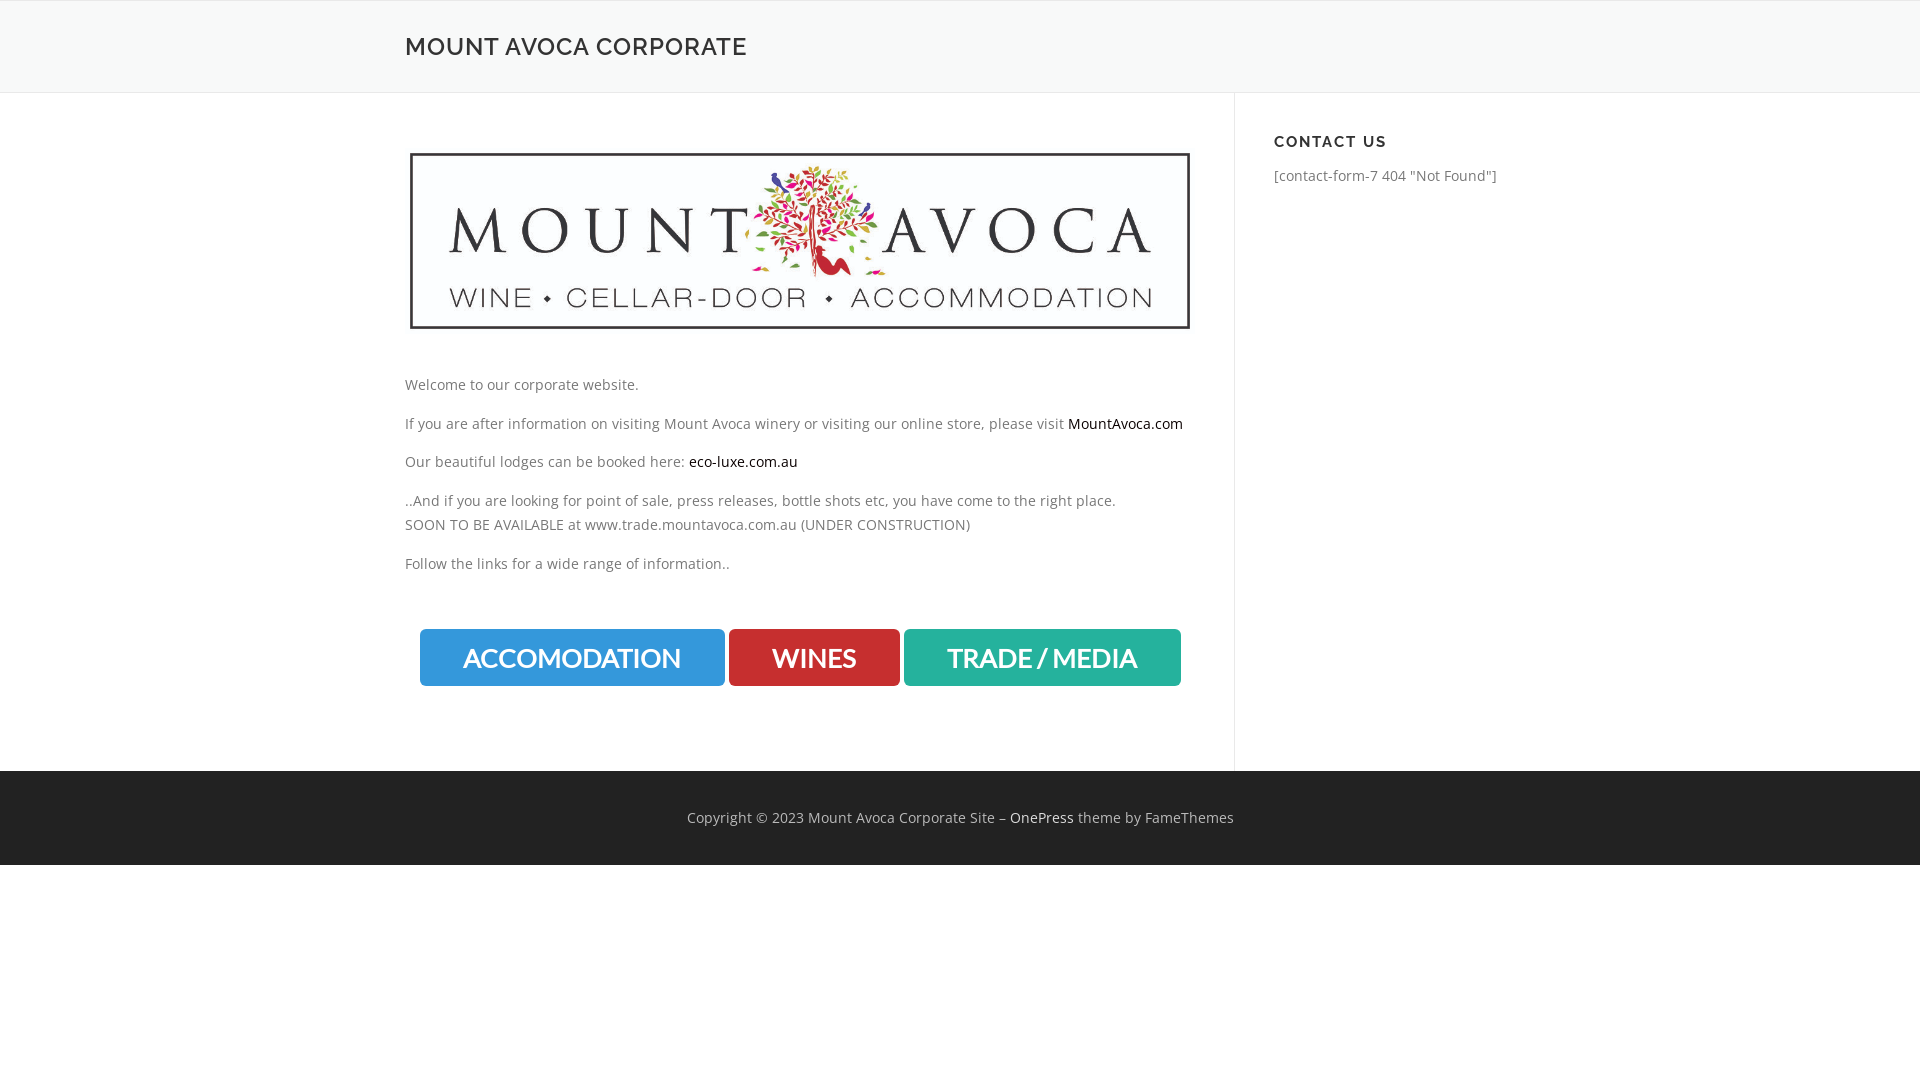 The image size is (1920, 1080). Describe the element at coordinates (742, 461) in the screenshot. I see `'eco-luxe.com.au'` at that location.